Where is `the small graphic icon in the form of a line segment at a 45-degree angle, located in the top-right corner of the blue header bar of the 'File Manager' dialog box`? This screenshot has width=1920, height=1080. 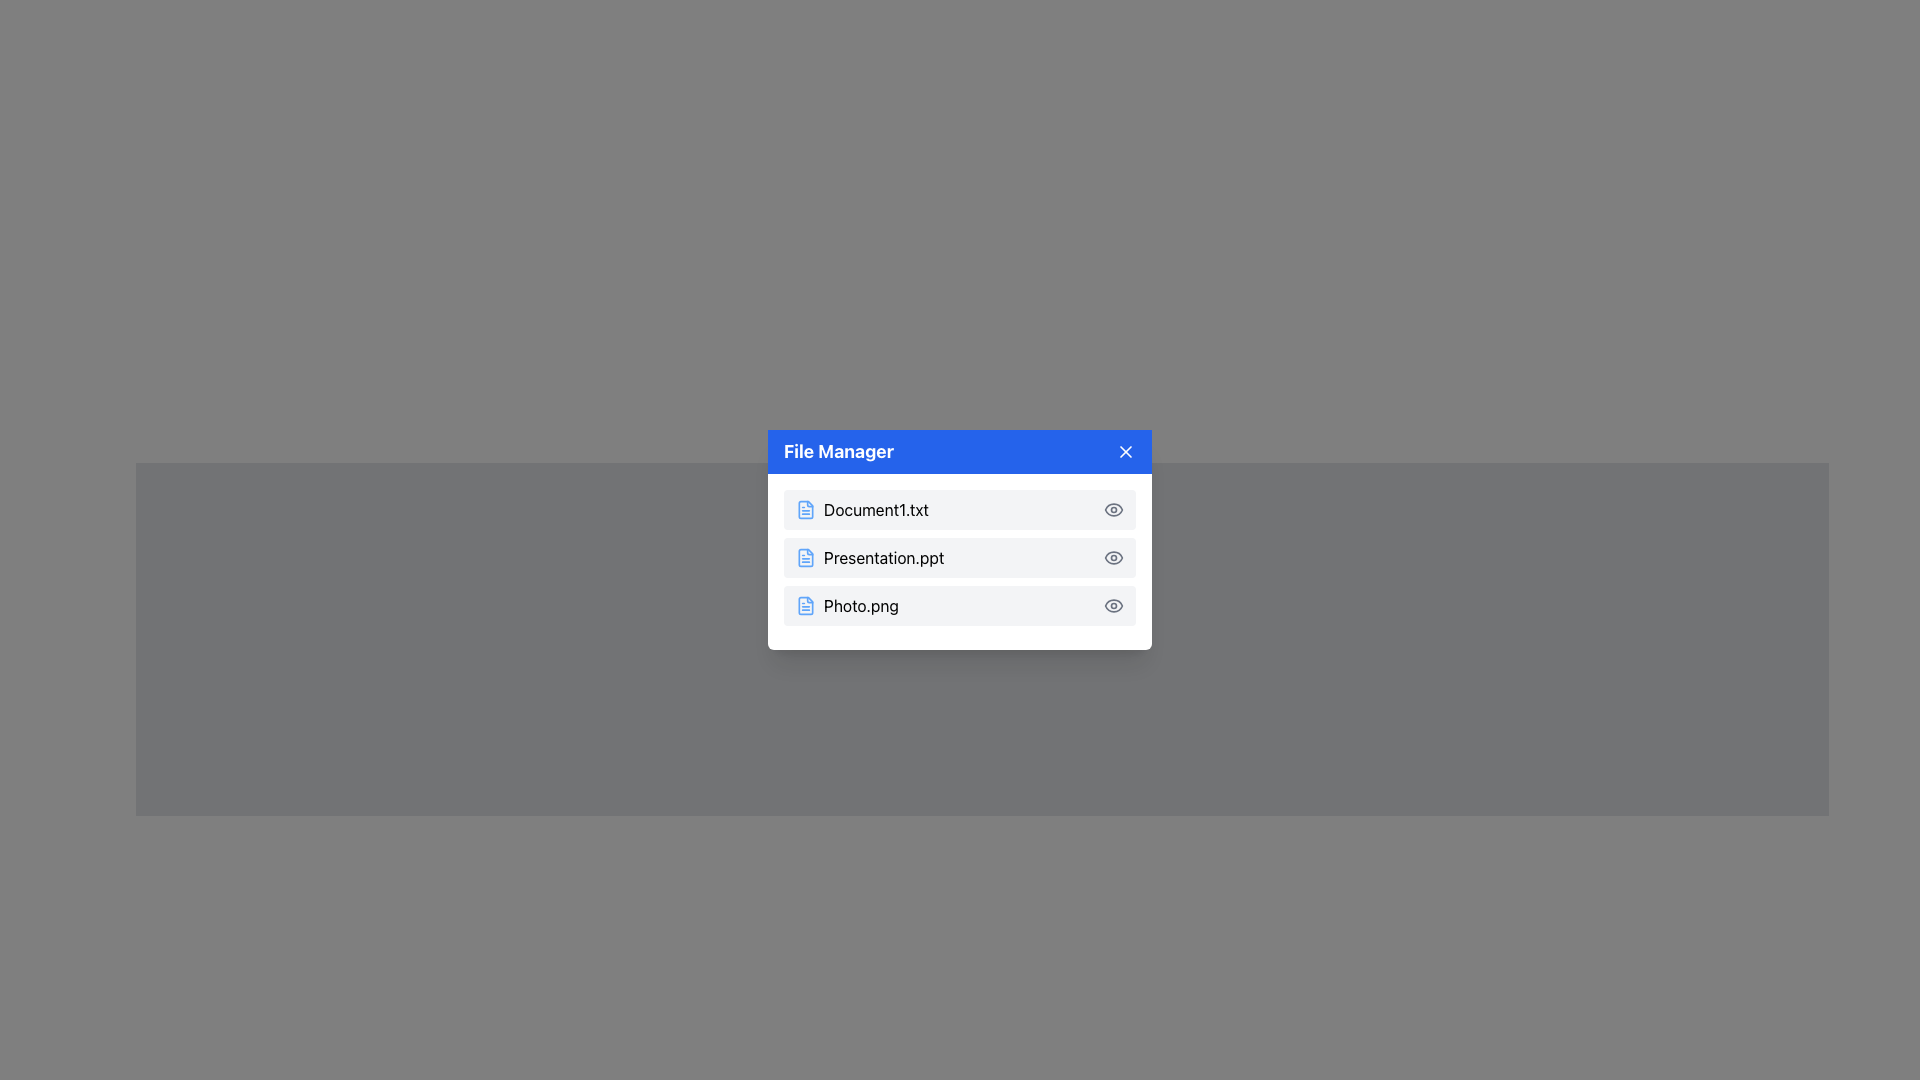 the small graphic icon in the form of a line segment at a 45-degree angle, located in the top-right corner of the blue header bar of the 'File Manager' dialog box is located at coordinates (1126, 451).